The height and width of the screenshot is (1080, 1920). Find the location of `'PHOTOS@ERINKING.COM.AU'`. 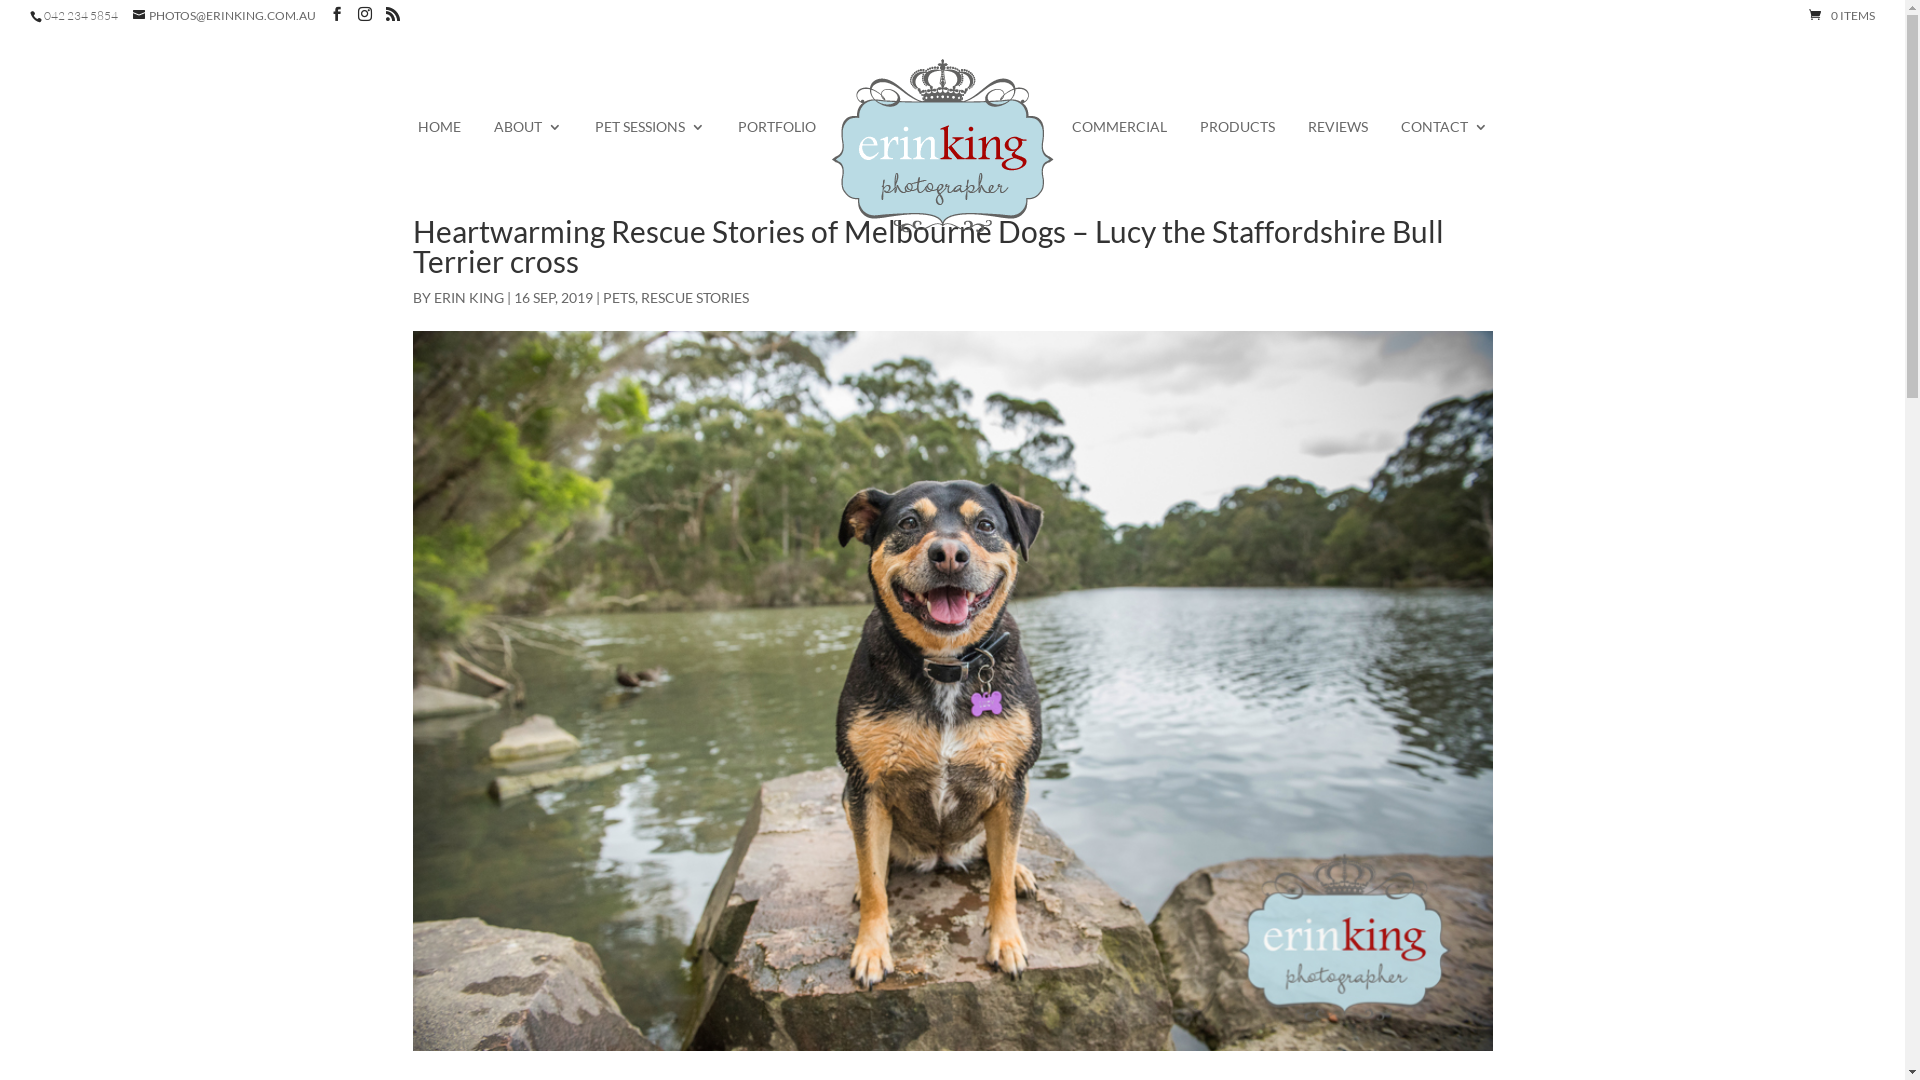

'PHOTOS@ERINKING.COM.AU' is located at coordinates (224, 15).